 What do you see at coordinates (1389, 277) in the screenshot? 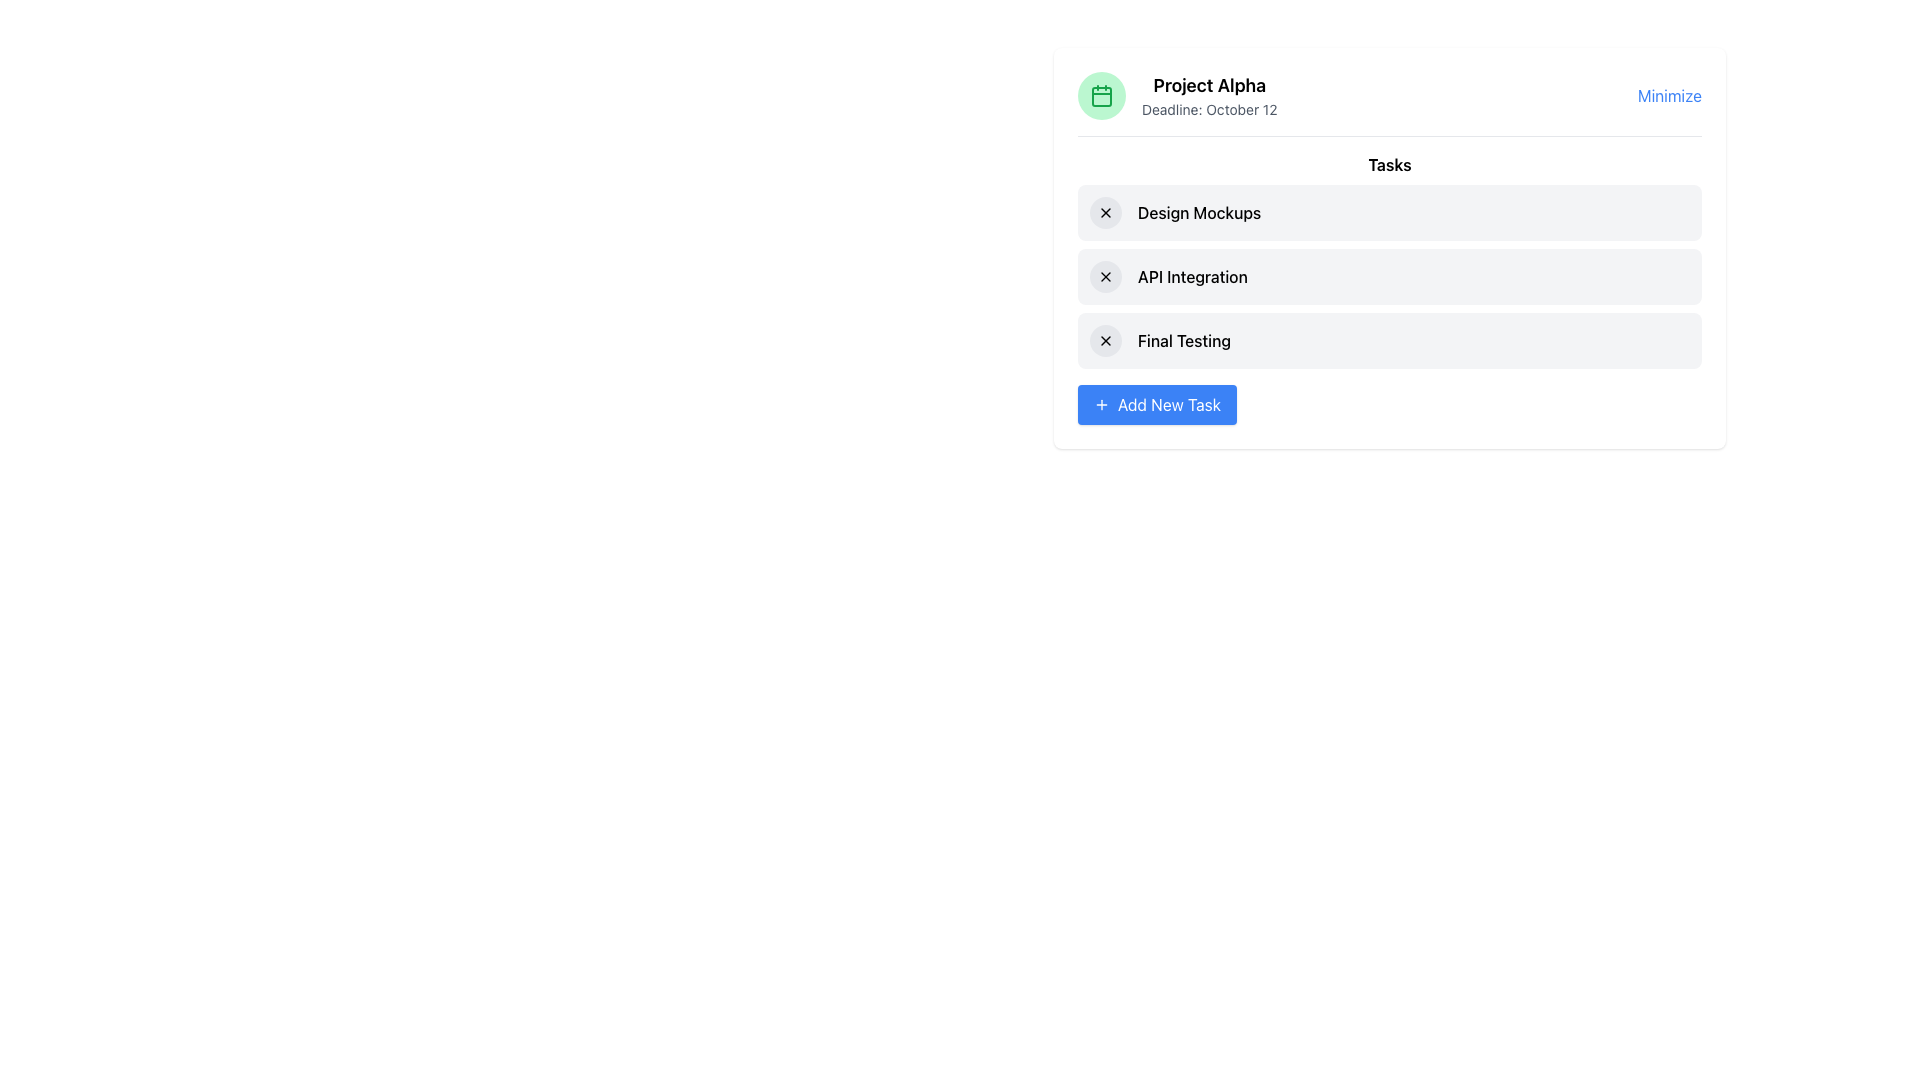
I see `the button of the second task item in the vertical list of task items, which is located beneath the 'Design Mockups' task and above the 'Final Testing' task` at bounding box center [1389, 277].